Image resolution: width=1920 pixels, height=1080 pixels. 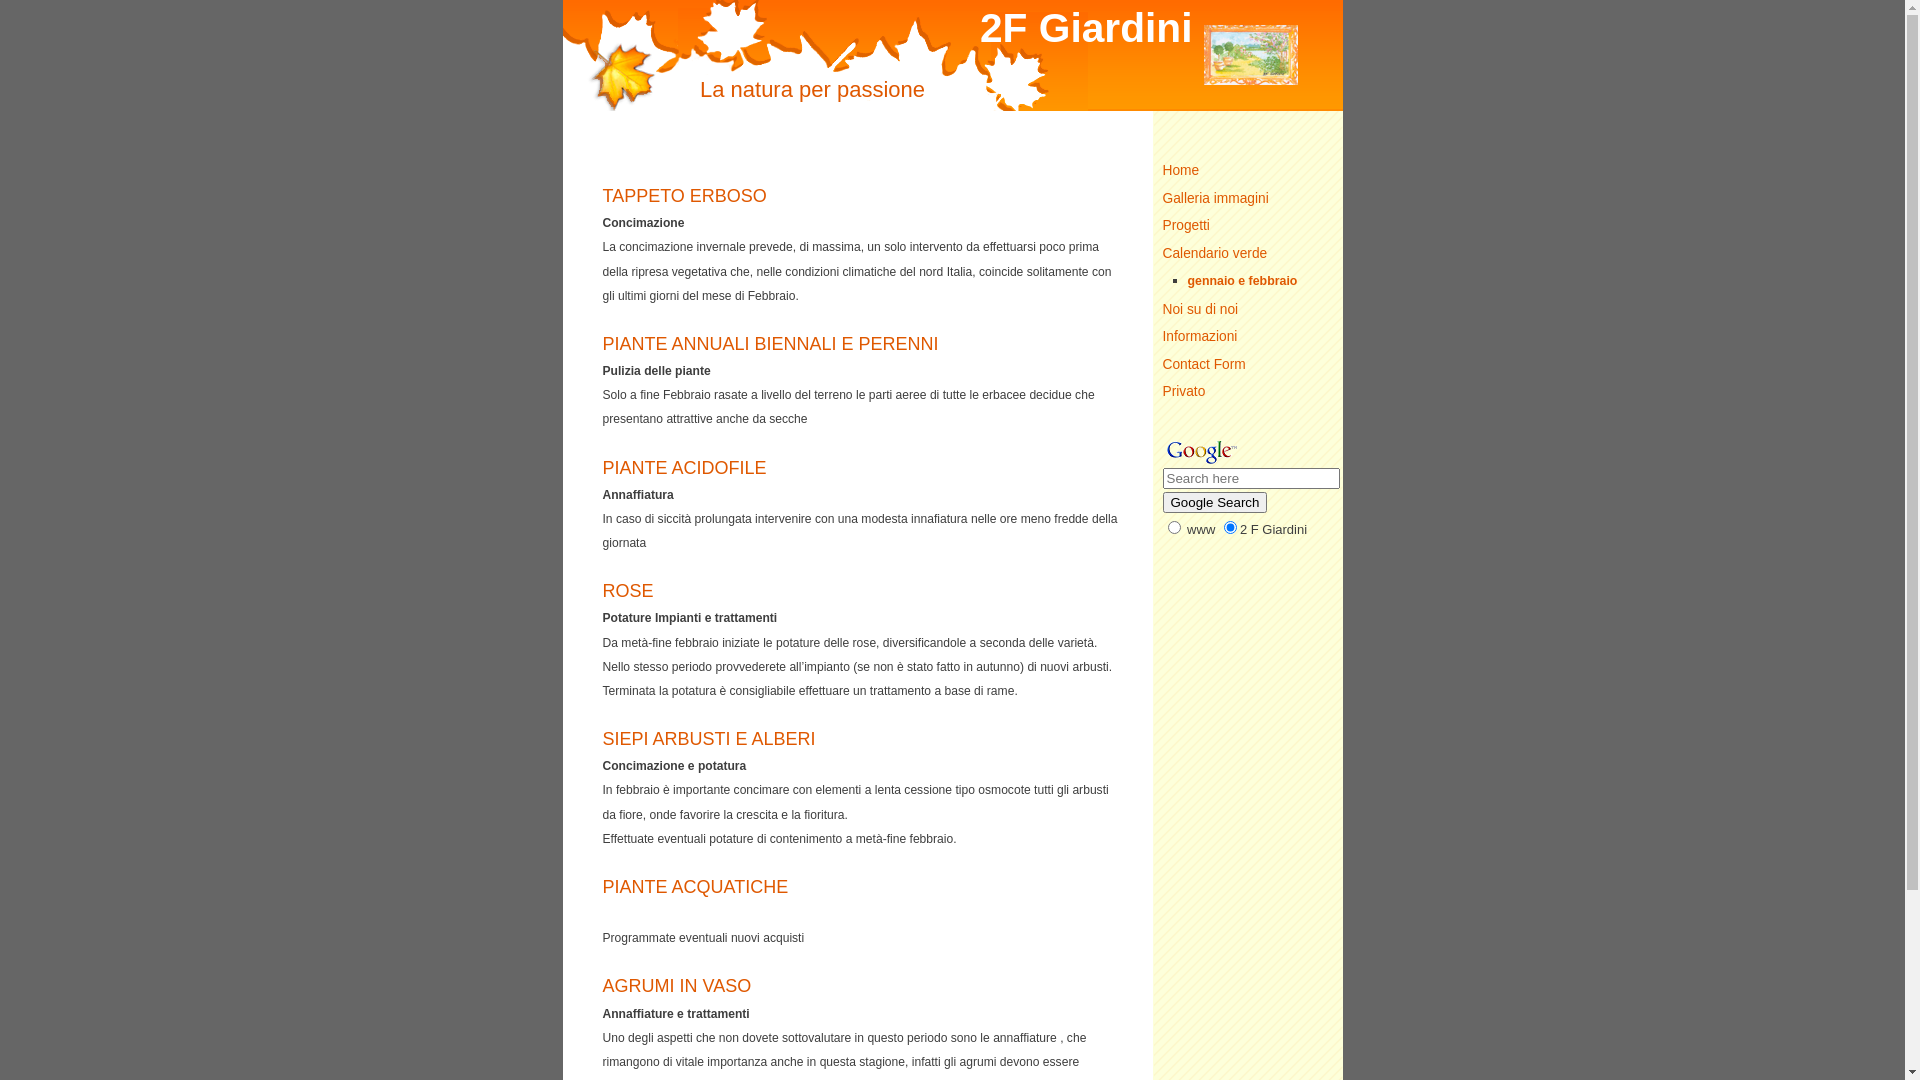 I want to click on 'Google Search', so click(x=1161, y=501).